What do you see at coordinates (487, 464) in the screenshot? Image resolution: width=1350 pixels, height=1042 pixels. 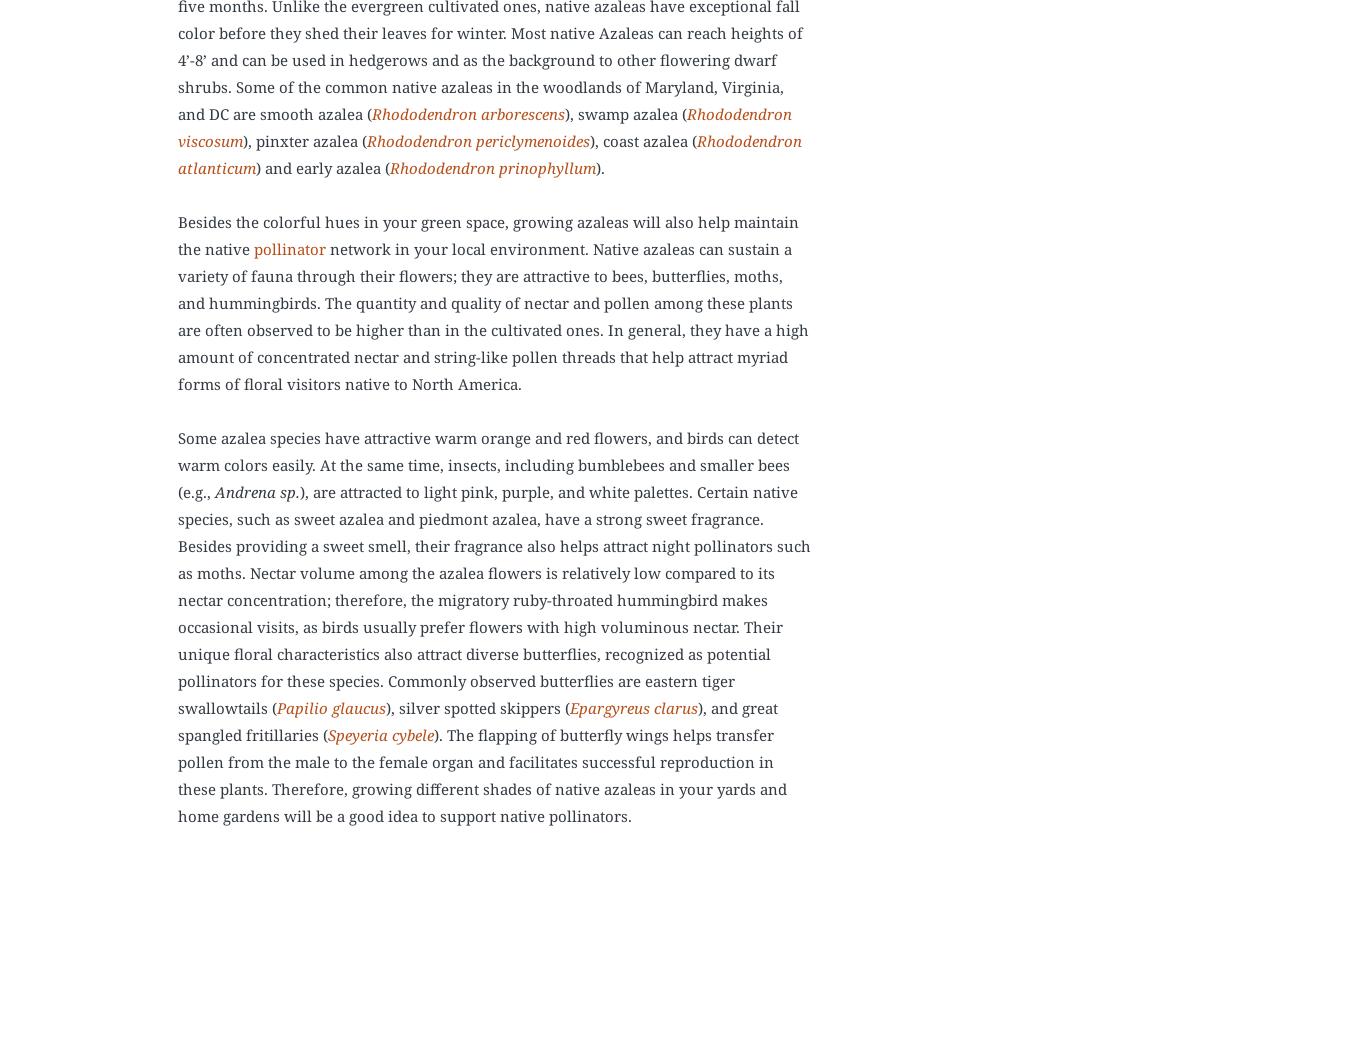 I see `'Some azalea species have attractive warm orange and red flowers, and birds can detect warm colors easily. At the same time, insects, including bumblebees and smaller bees (e.g.,'` at bounding box center [487, 464].